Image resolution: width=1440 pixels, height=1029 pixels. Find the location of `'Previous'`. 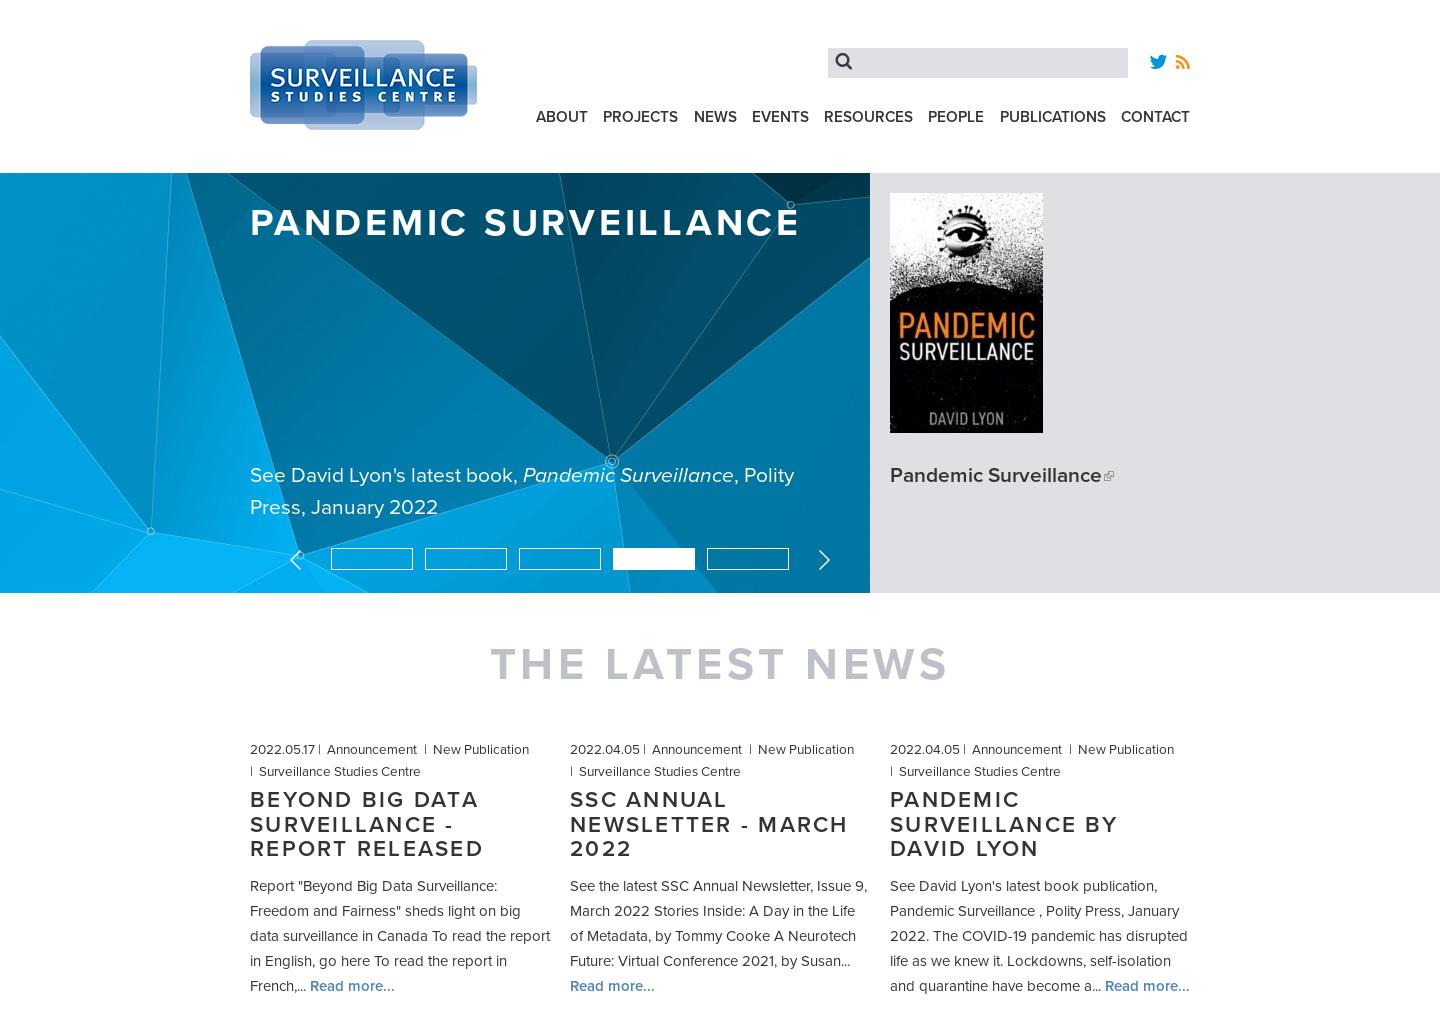

'Previous' is located at coordinates (329, 555).